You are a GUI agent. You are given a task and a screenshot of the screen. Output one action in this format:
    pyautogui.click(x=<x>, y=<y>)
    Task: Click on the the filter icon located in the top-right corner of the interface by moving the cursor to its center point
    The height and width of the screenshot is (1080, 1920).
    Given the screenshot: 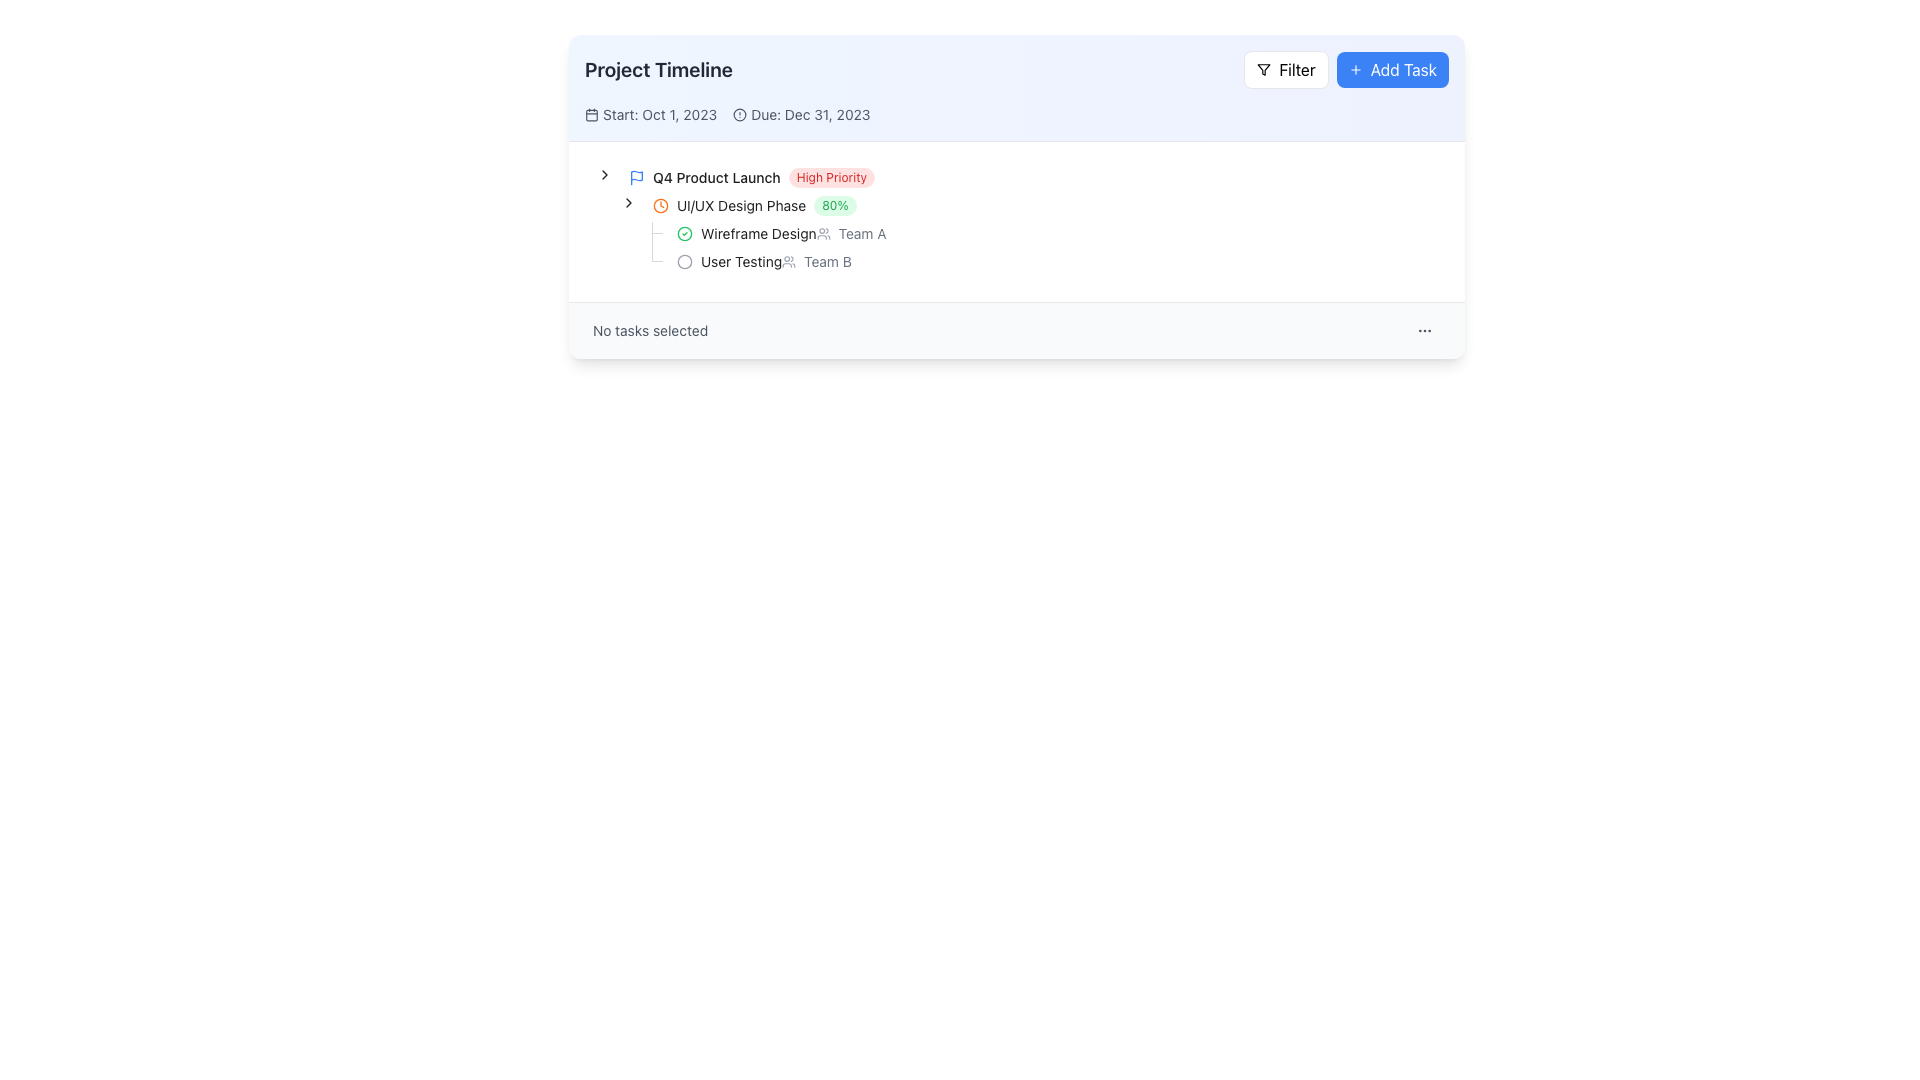 What is the action you would take?
    pyautogui.click(x=1263, y=68)
    